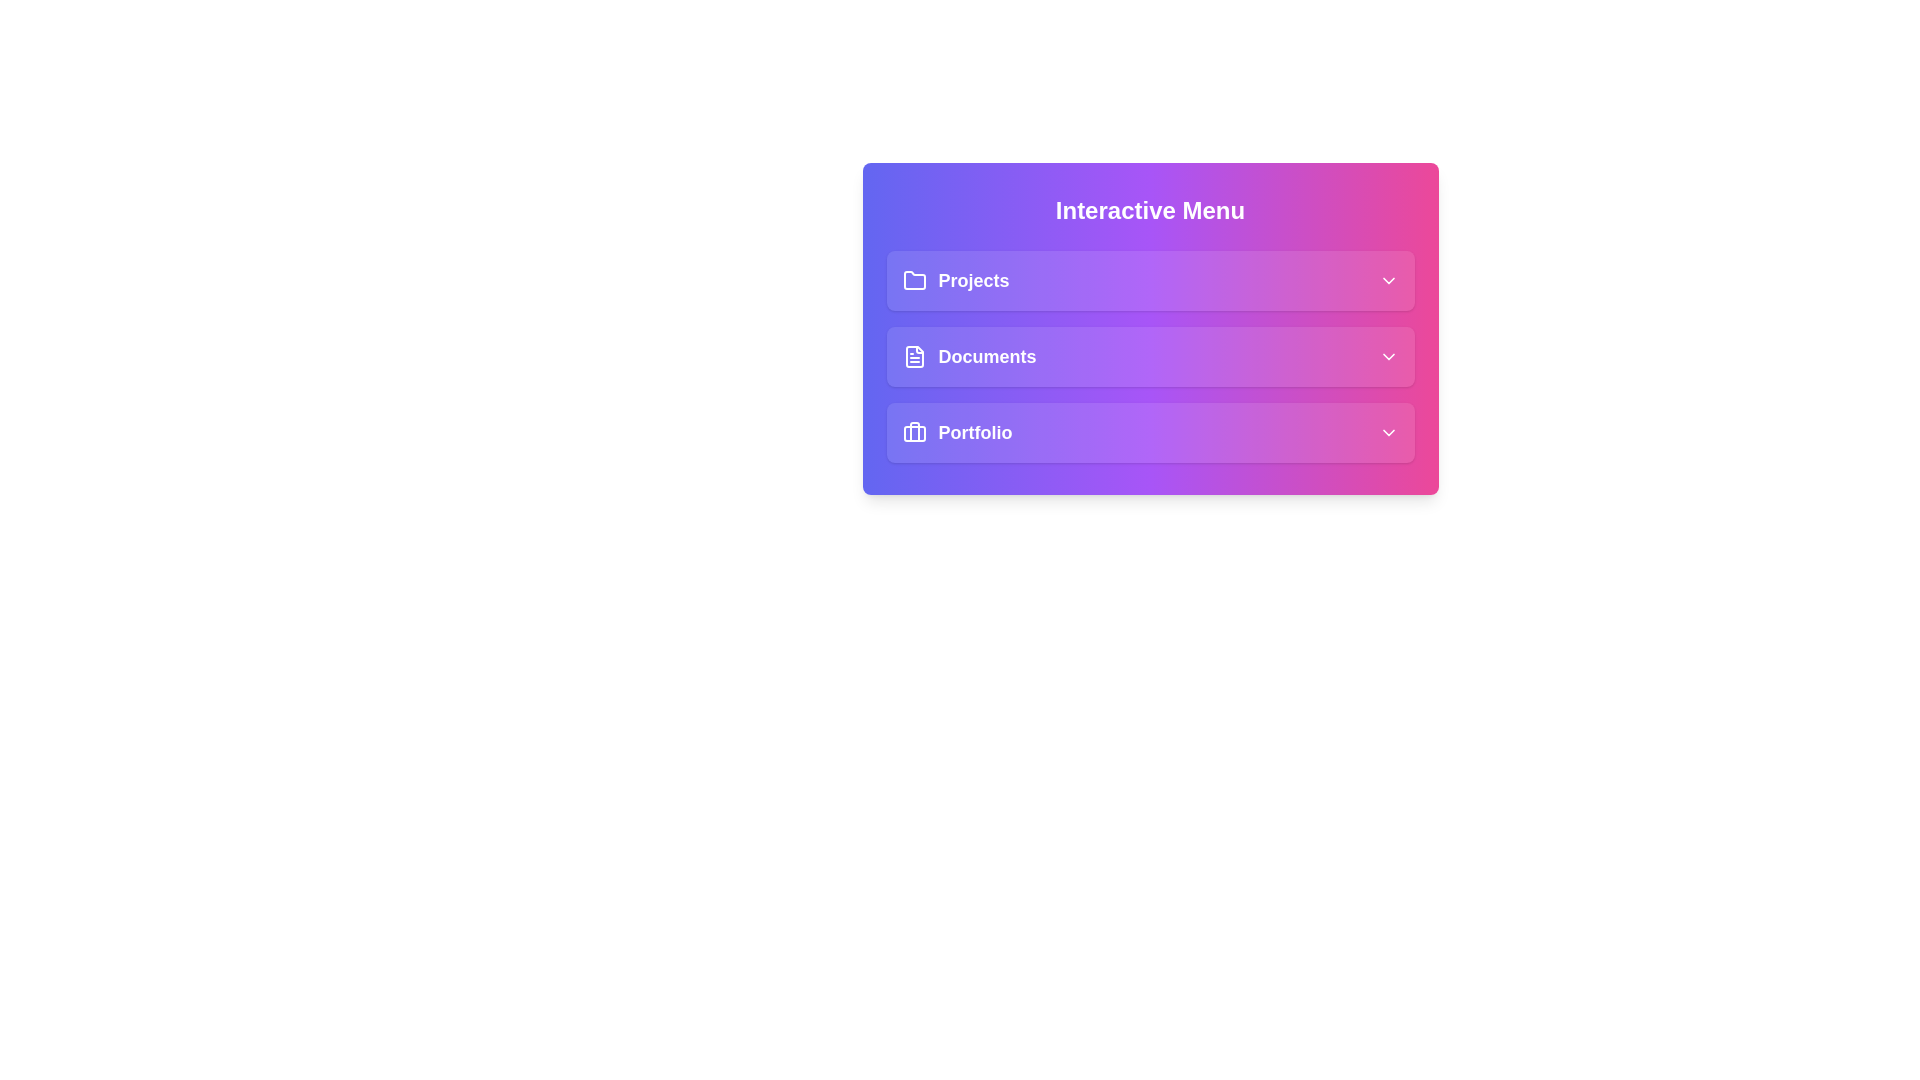 The image size is (1920, 1080). What do you see at coordinates (913, 280) in the screenshot?
I see `the folder-shaped vector graphic icon located next to the text 'Projects' in the vertical menu` at bounding box center [913, 280].